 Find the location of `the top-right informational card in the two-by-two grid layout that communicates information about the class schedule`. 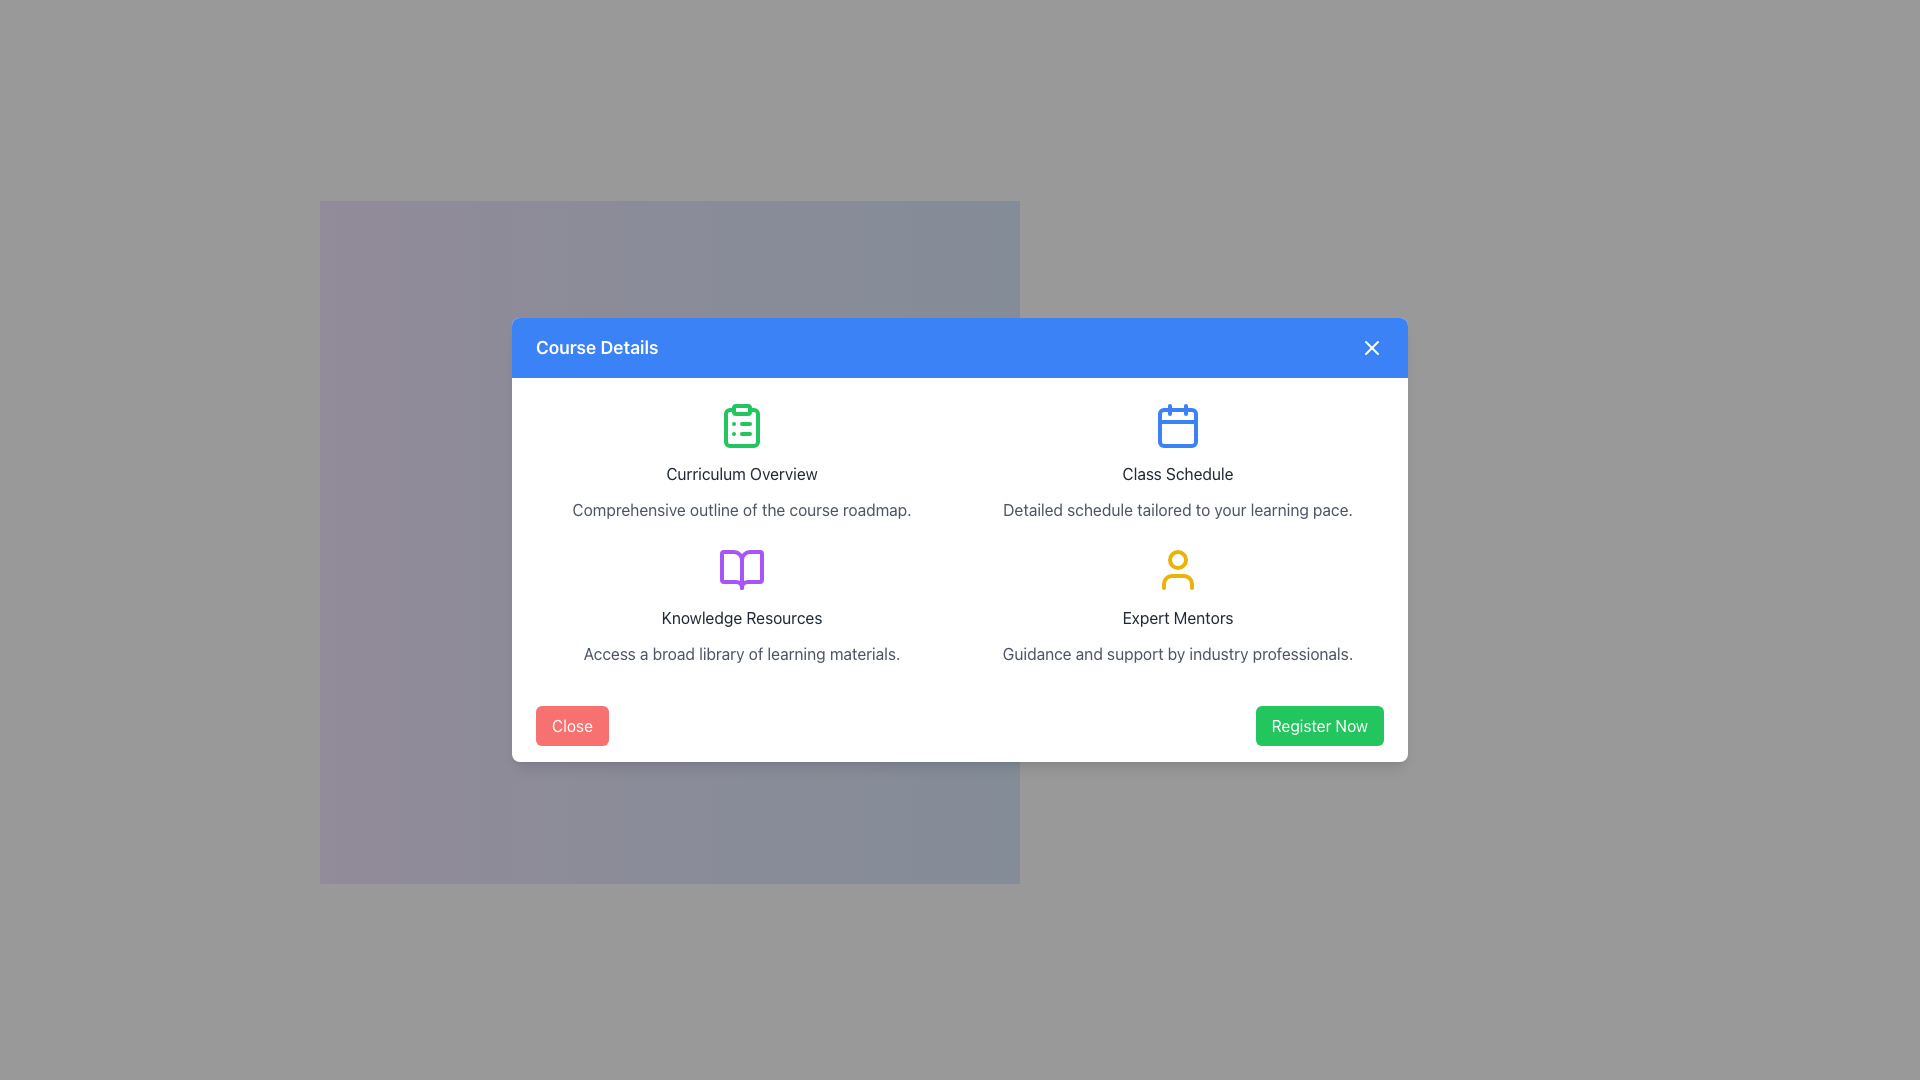

the top-right informational card in the two-by-two grid layout that communicates information about the class schedule is located at coordinates (1177, 462).